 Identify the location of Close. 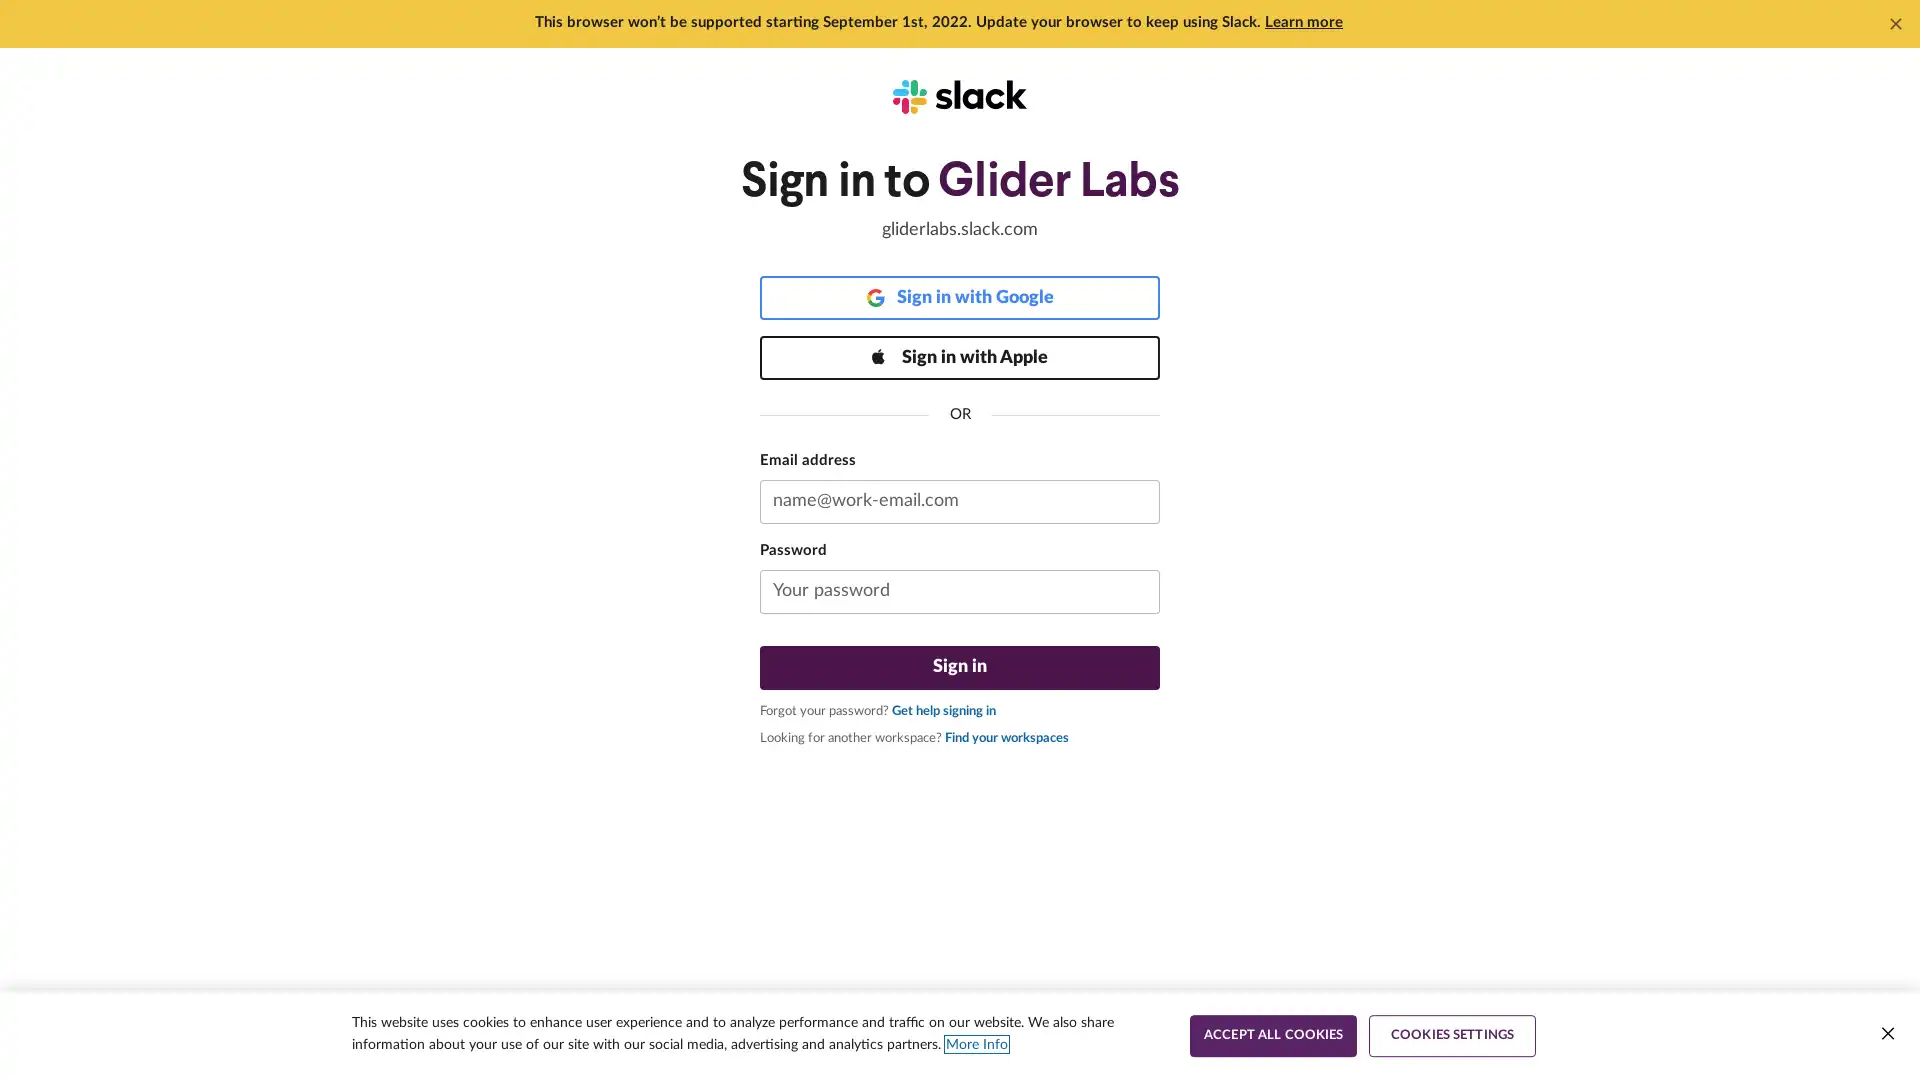
(1886, 1033).